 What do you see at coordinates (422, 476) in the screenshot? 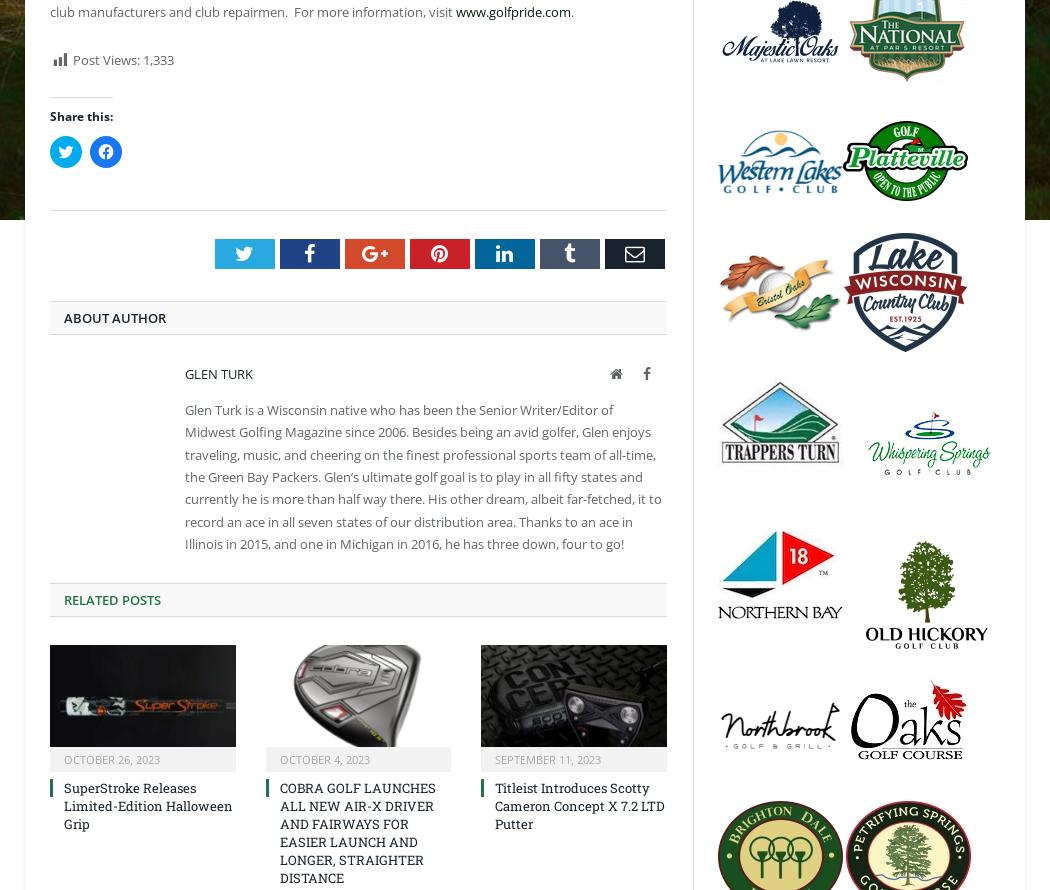
I see `'Glen Turk is a Wisconsin native who has been the Senior Writer/Editor of Midwest Golfing Magazine since 2006. Besides being an avid golfer, Glen enjoys traveling, music, and cheering on the finest professional sports team of all-time, the Green Bay Packers. Glen’s ultimate golf goal is to play in all fifty states and currently he is more than half way there. His other dream, albeit far-fetched, it to record an ace in all seven states of our distribution area. Thanks to an ace in Illinois in 2015, and one in Michigan in 2016, he has three down, four to go!'` at bounding box center [422, 476].